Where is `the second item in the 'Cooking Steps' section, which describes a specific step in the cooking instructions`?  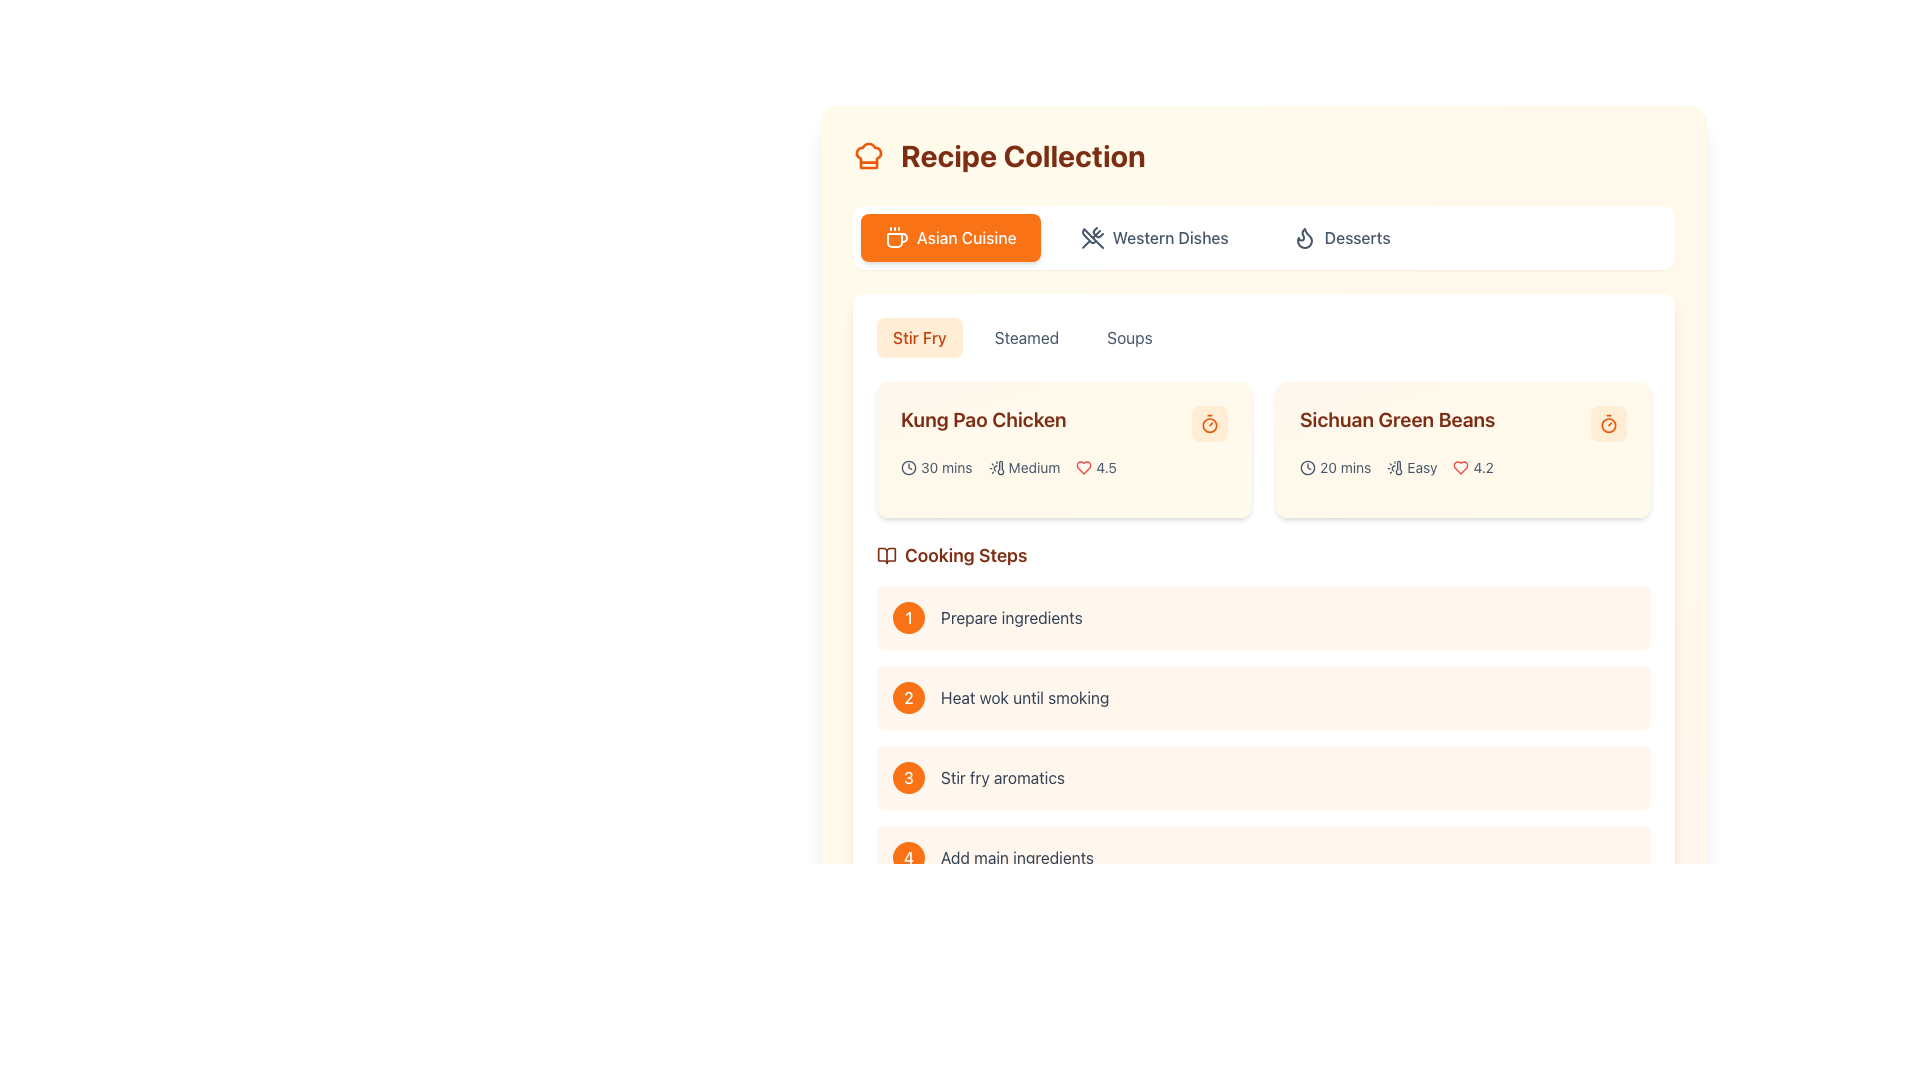
the second item in the 'Cooking Steps' section, which describes a specific step in the cooking instructions is located at coordinates (1262, 697).